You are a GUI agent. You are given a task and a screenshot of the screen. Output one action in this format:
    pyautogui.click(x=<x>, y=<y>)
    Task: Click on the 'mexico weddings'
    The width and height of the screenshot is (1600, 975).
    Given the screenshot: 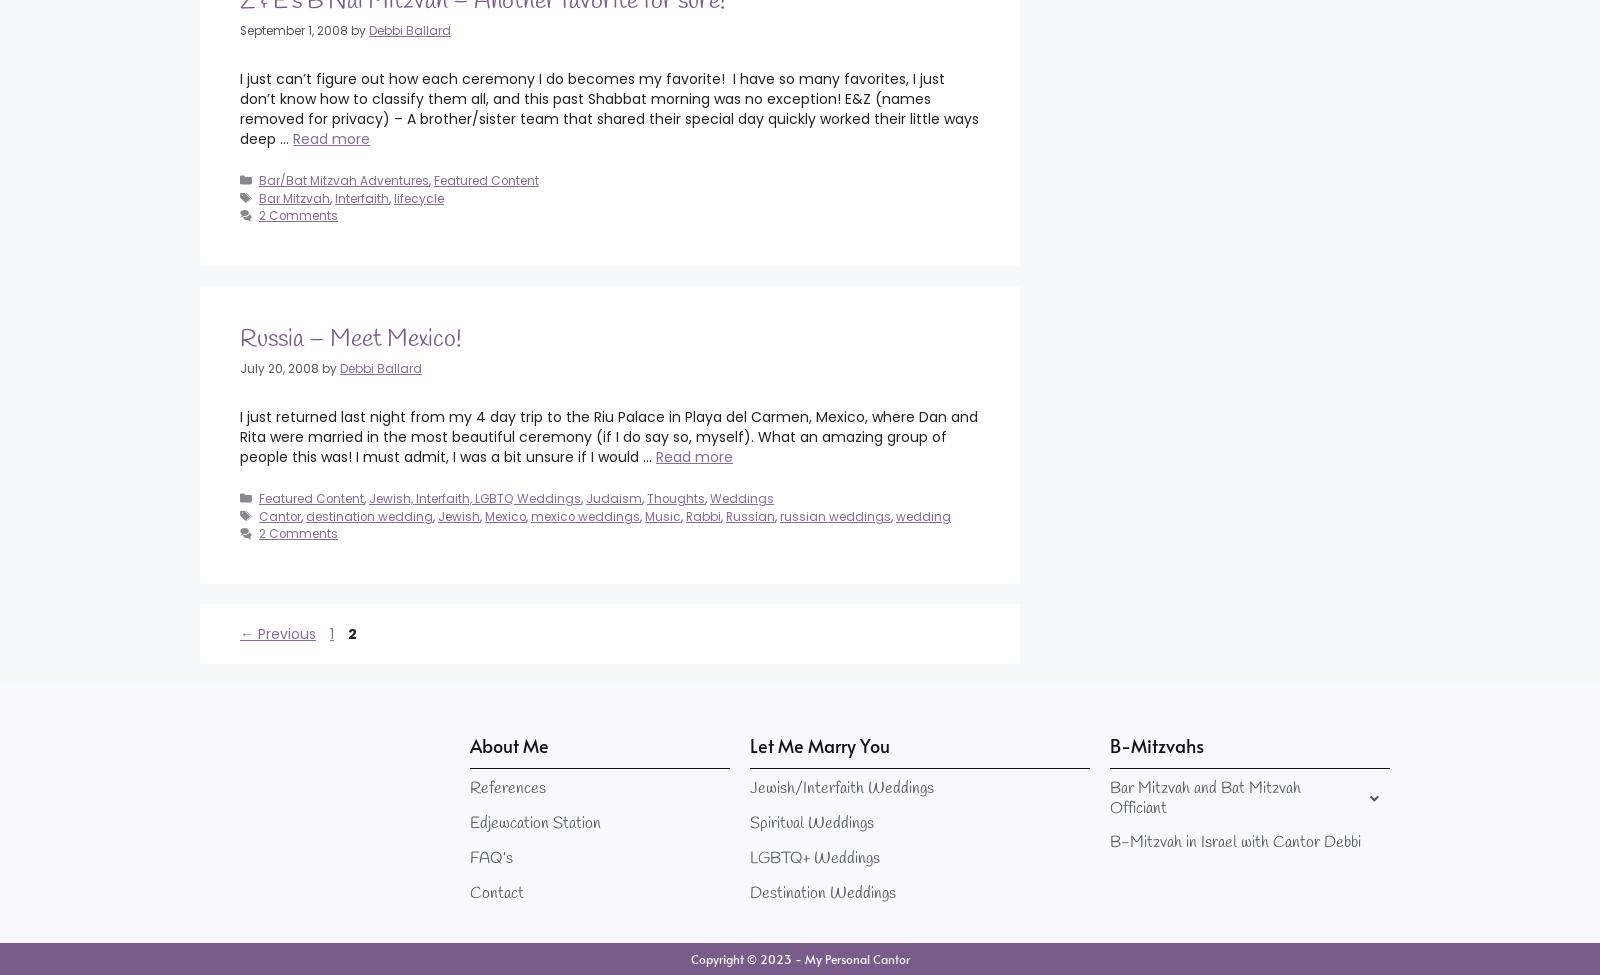 What is the action you would take?
    pyautogui.click(x=584, y=514)
    